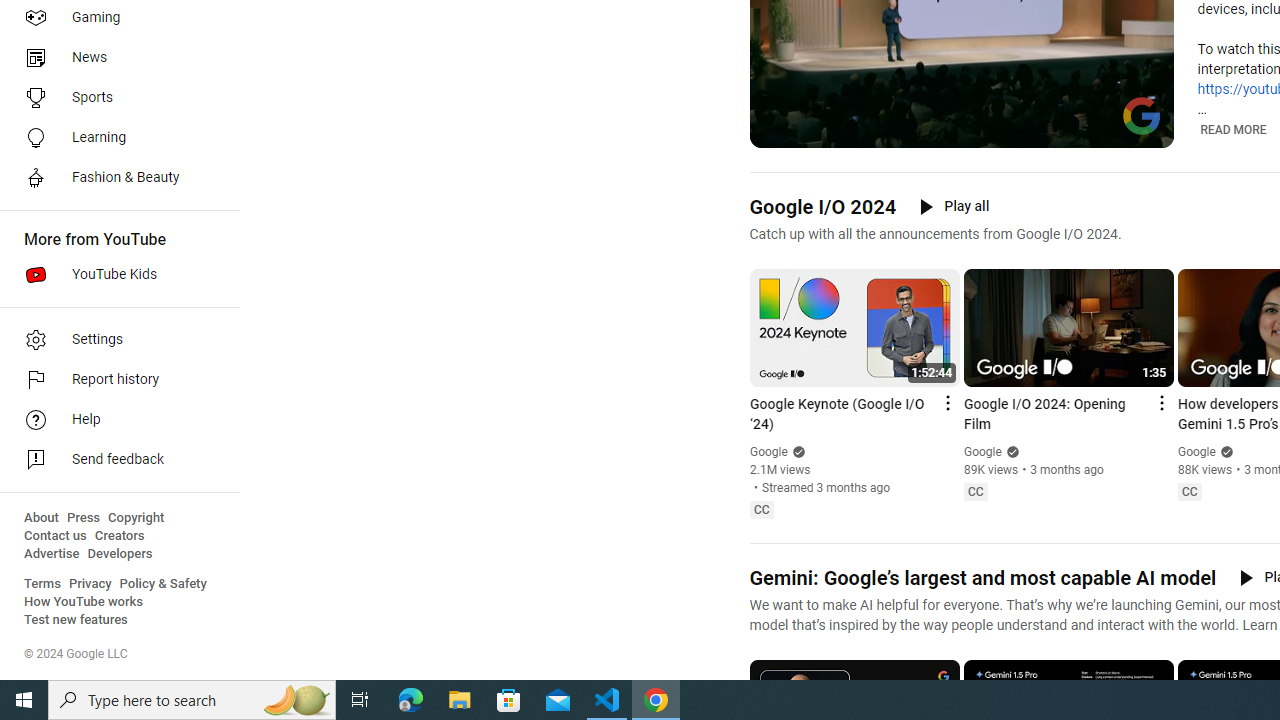 The width and height of the screenshot is (1280, 720). Describe the element at coordinates (112, 56) in the screenshot. I see `'News'` at that location.